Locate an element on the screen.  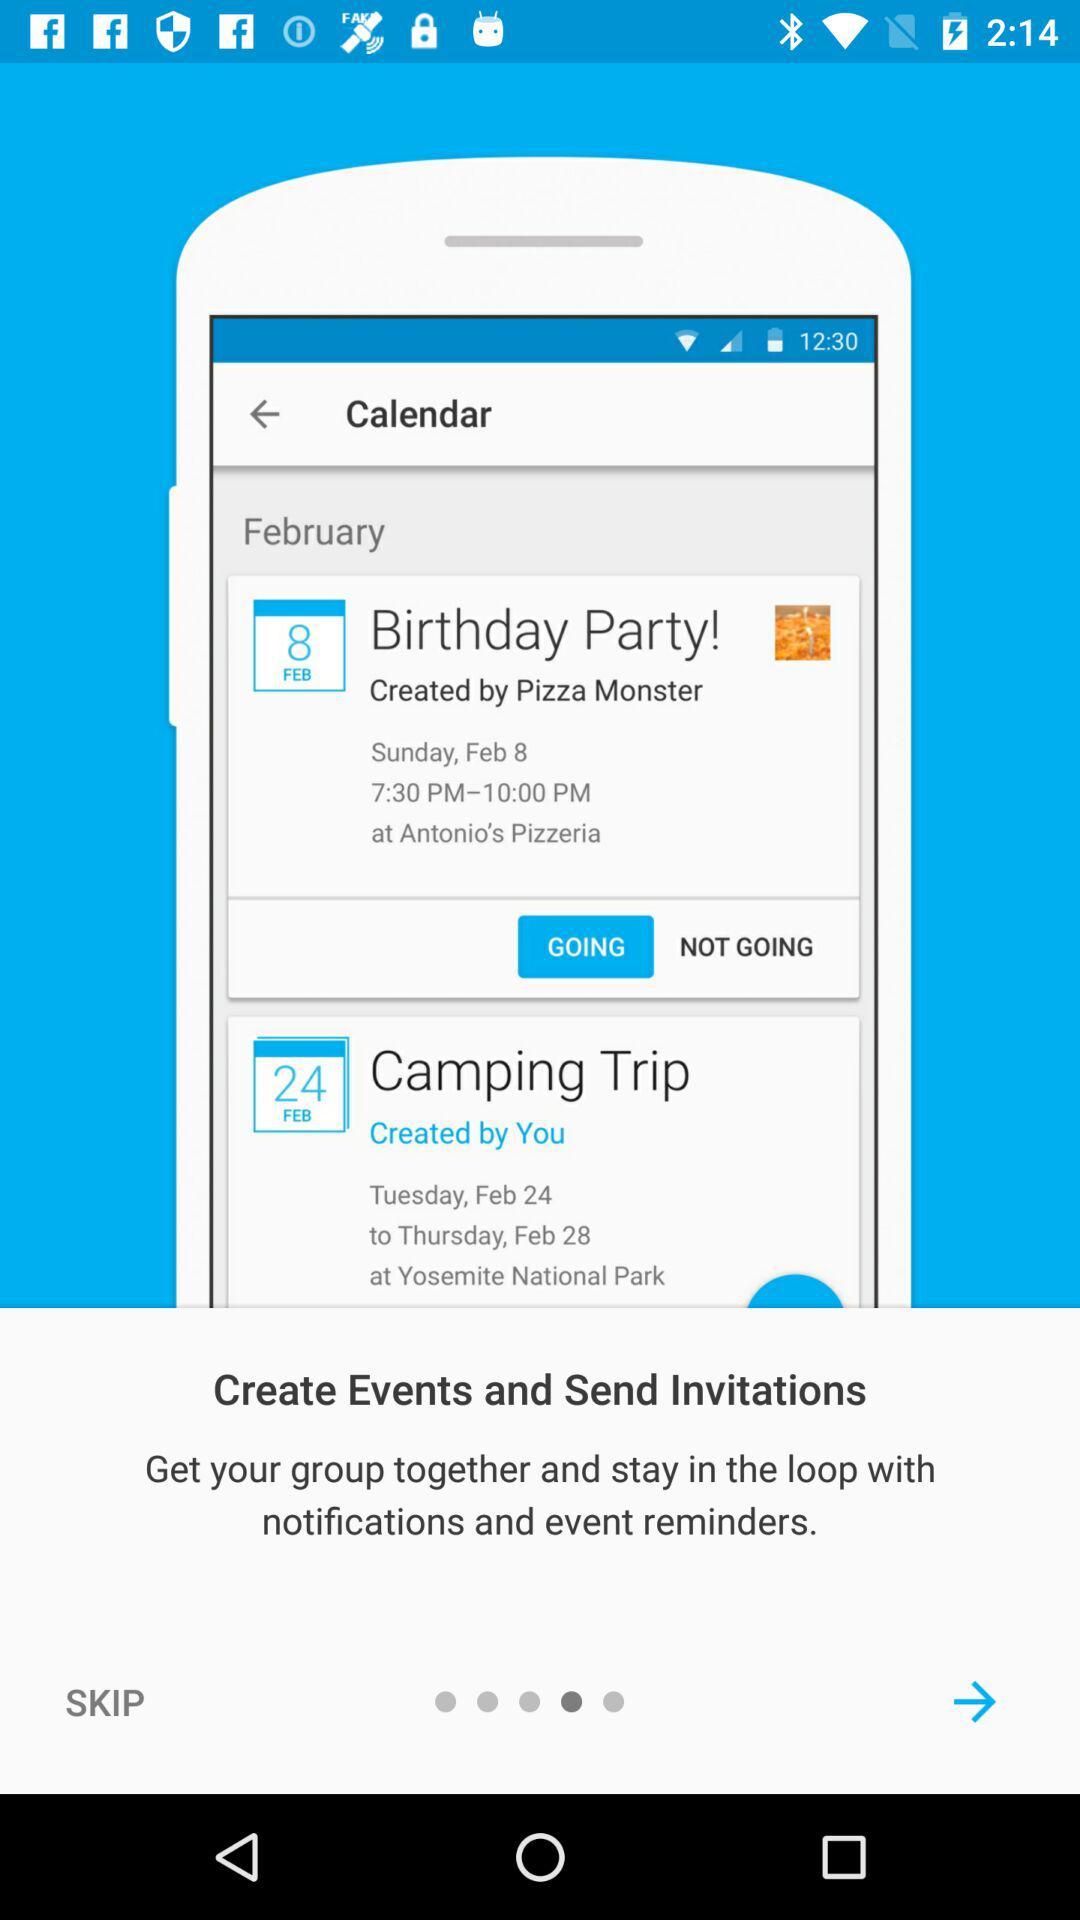
go next is located at coordinates (974, 1700).